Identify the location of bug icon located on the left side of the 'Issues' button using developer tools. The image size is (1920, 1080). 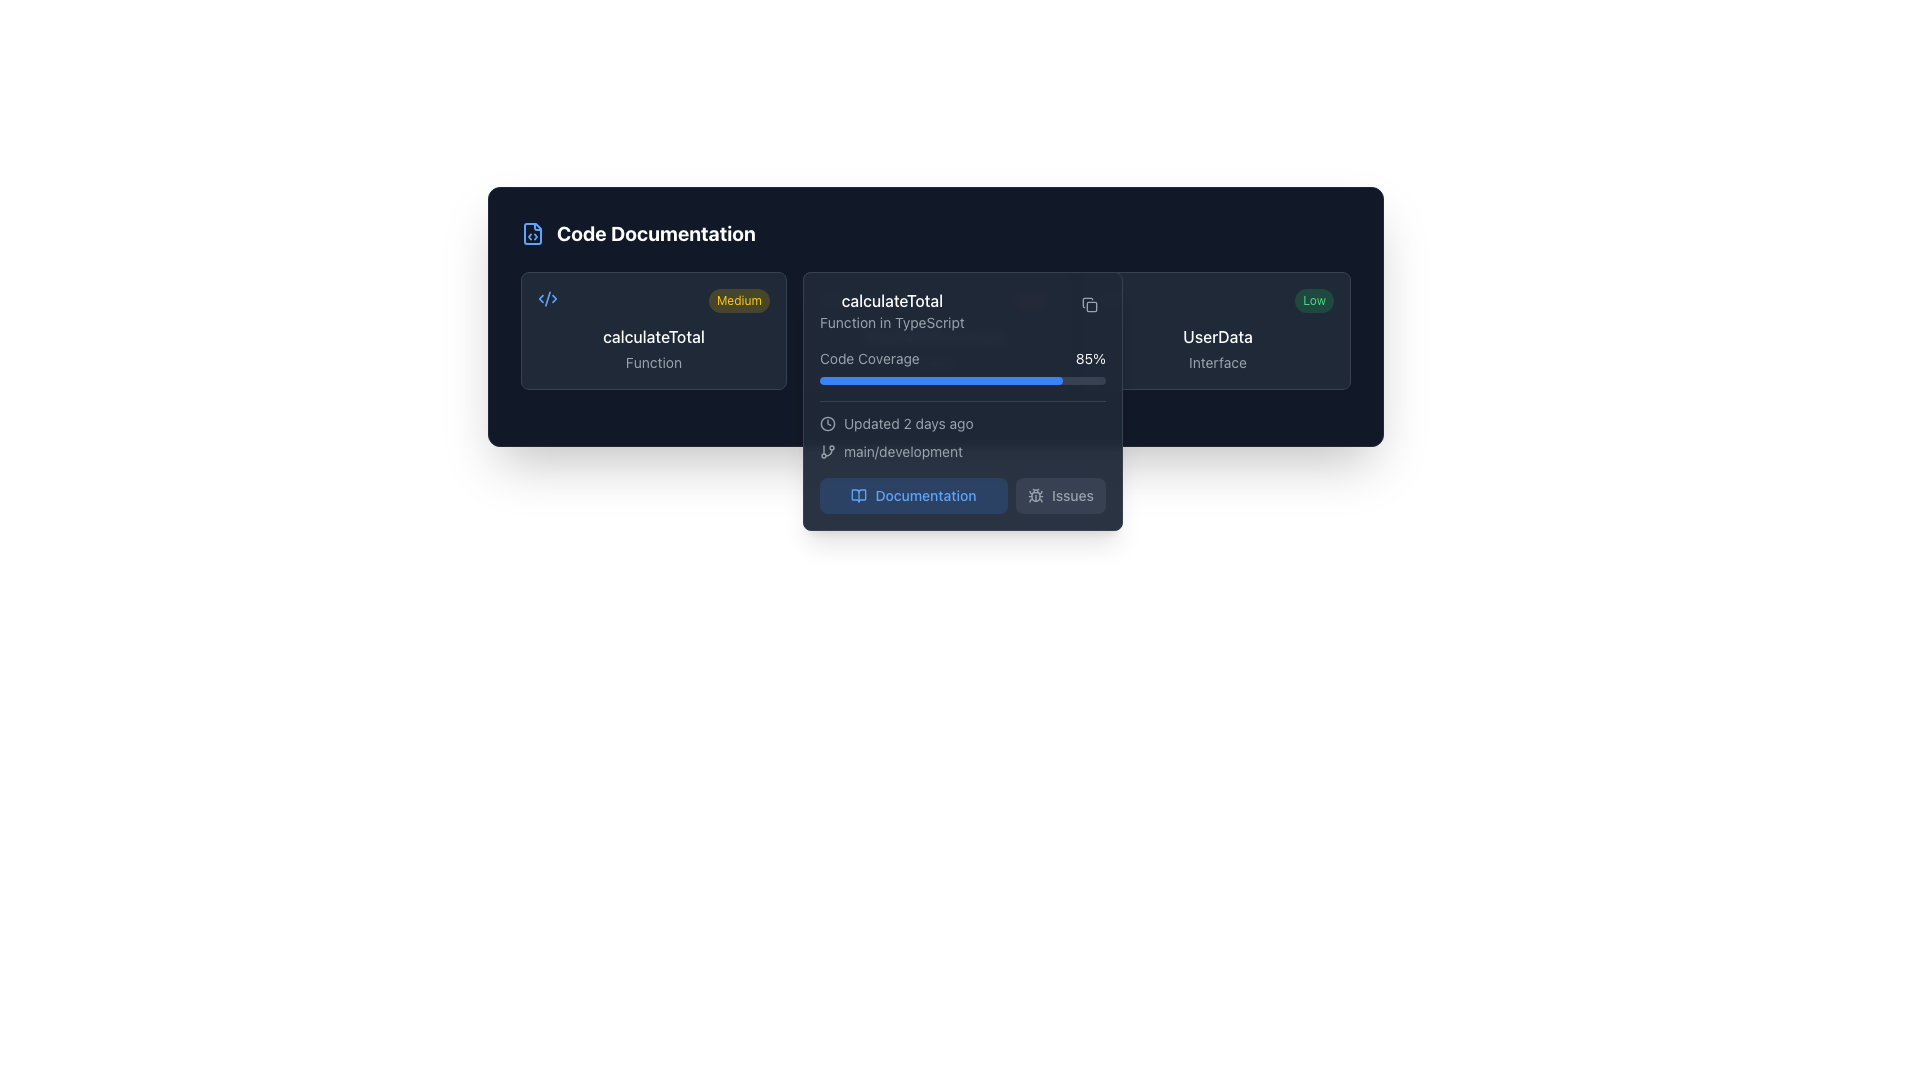
(1036, 495).